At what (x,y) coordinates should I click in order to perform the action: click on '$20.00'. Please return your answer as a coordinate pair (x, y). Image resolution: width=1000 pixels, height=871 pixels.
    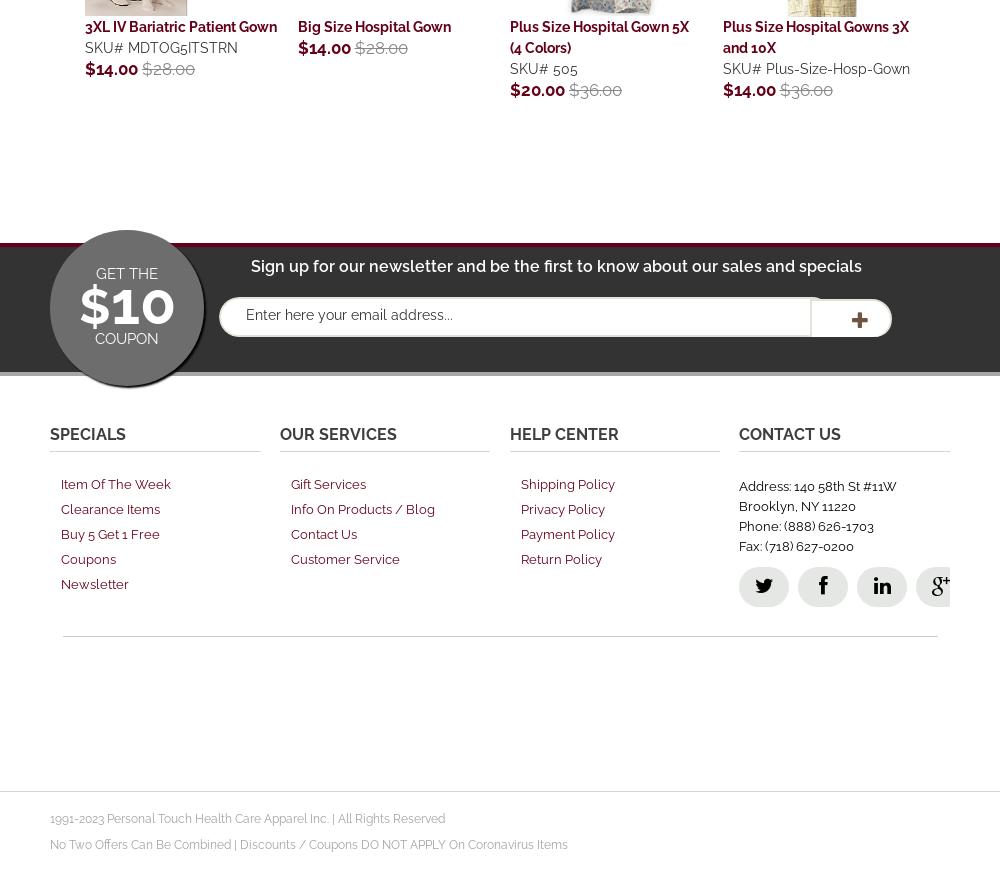
    Looking at the image, I should click on (539, 88).